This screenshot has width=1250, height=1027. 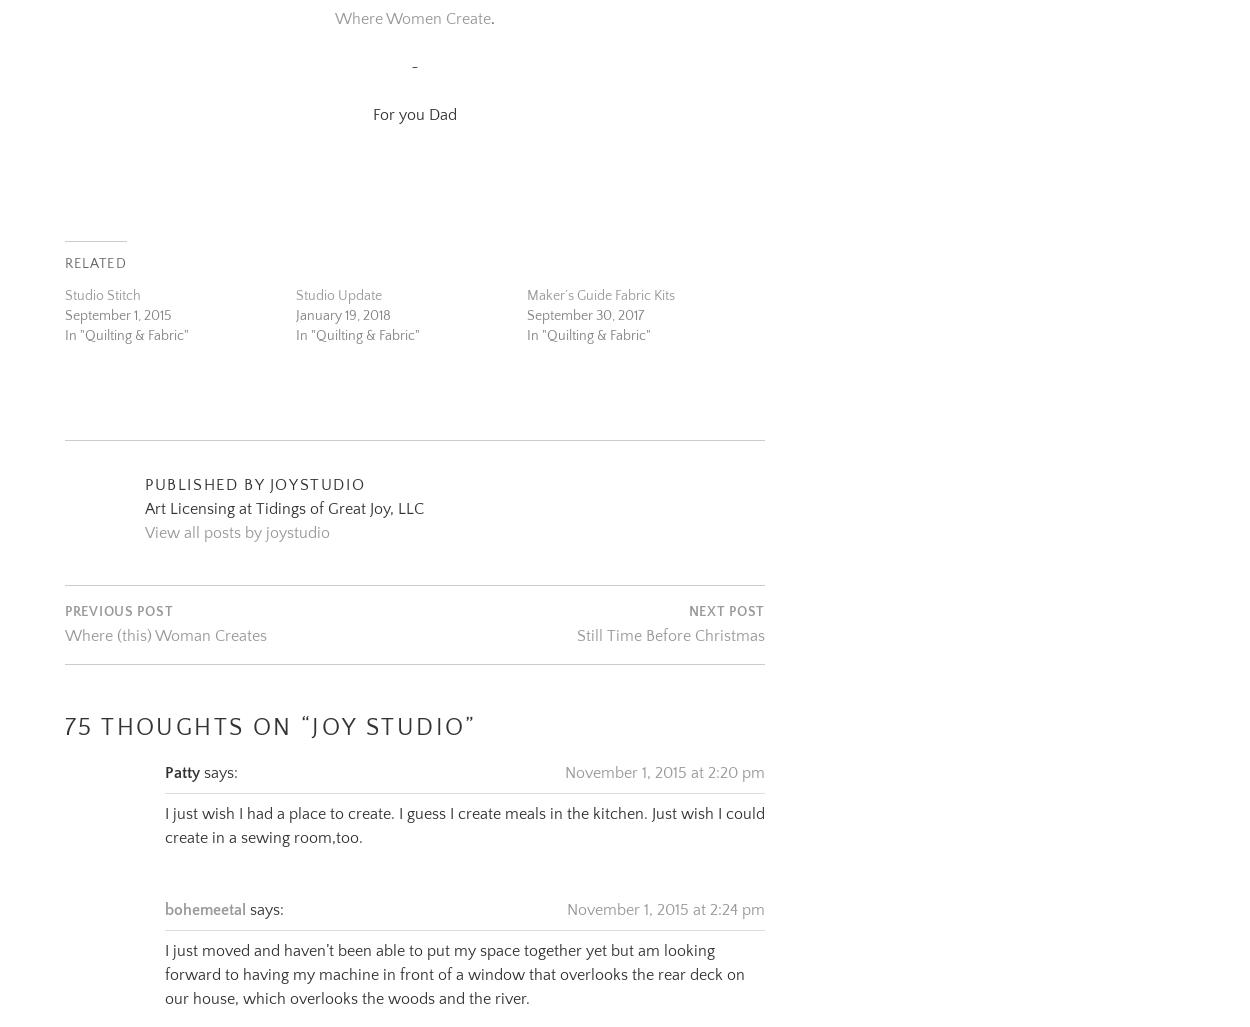 What do you see at coordinates (388, 702) in the screenshot?
I see `'Joy Studio'` at bounding box center [388, 702].